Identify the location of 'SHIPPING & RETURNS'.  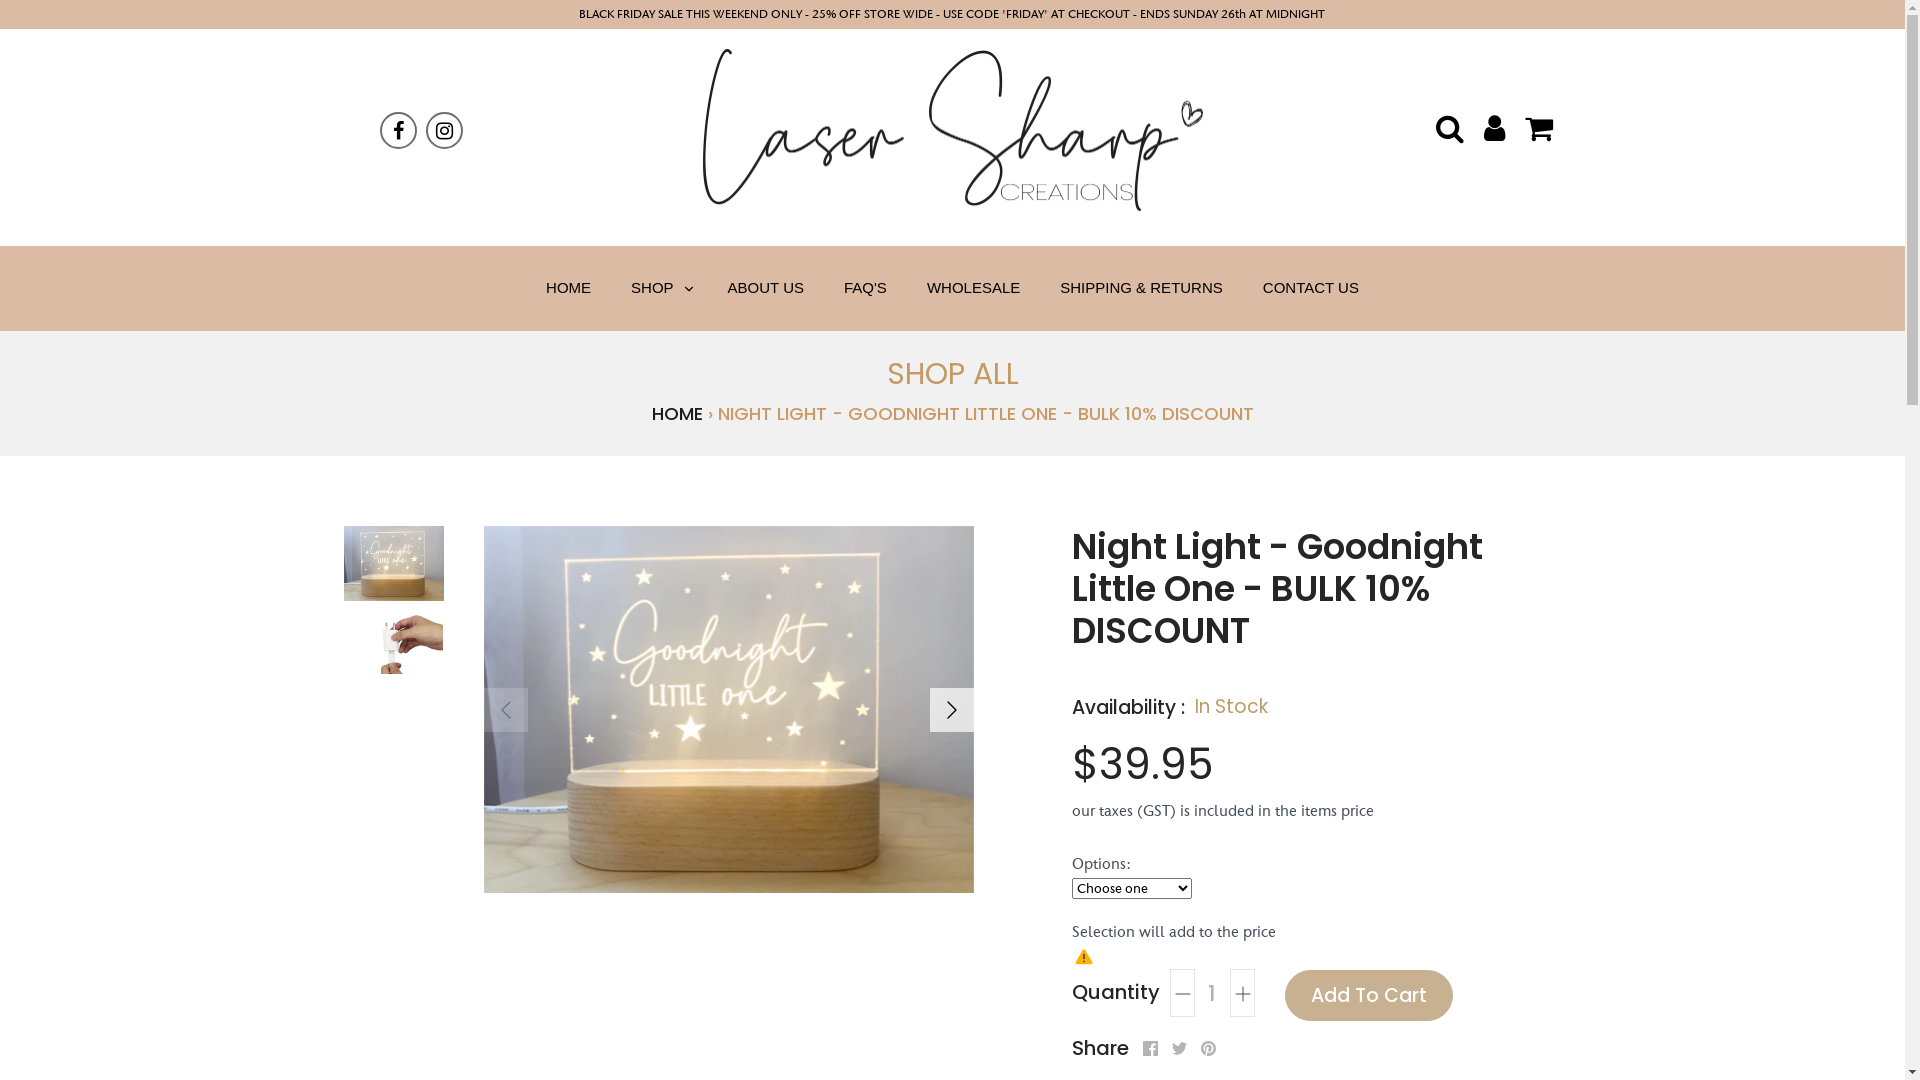
(1040, 288).